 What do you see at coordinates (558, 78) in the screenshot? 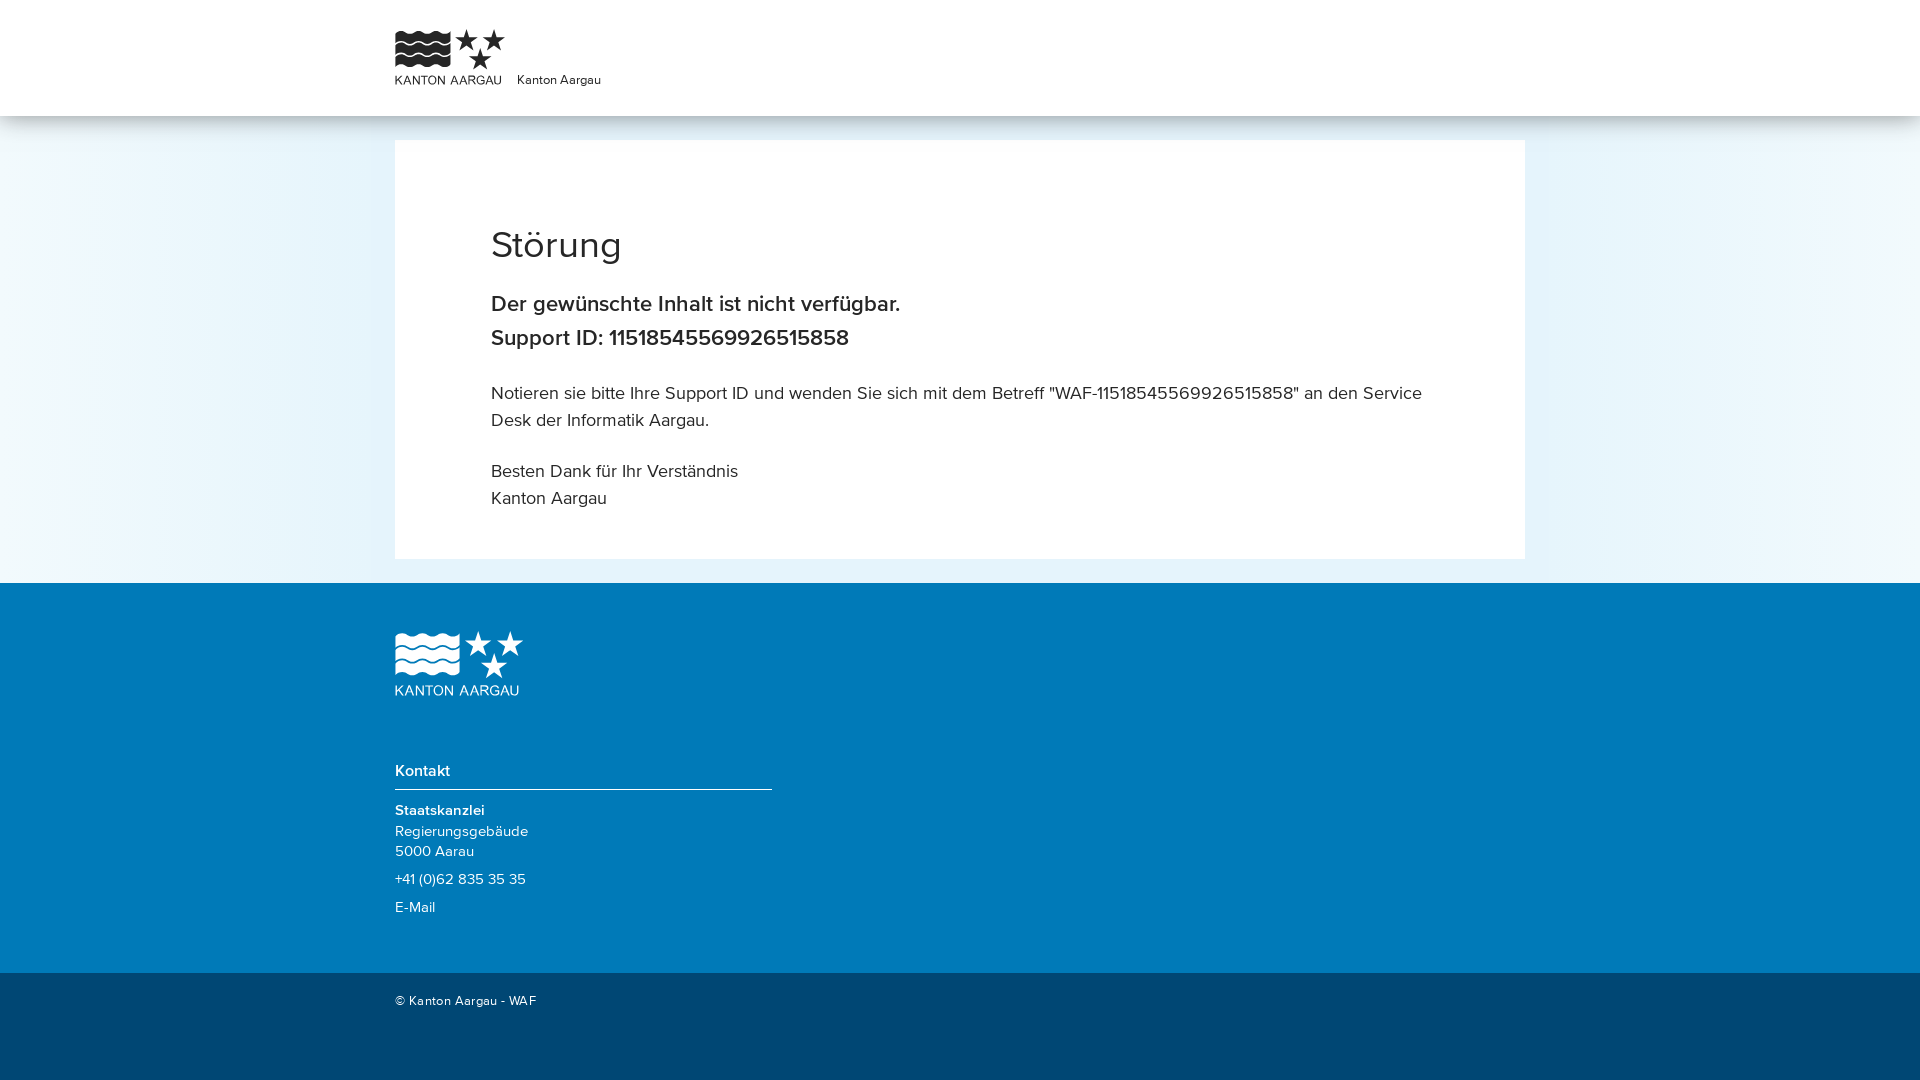
I see `'Kanton Aargau'` at bounding box center [558, 78].